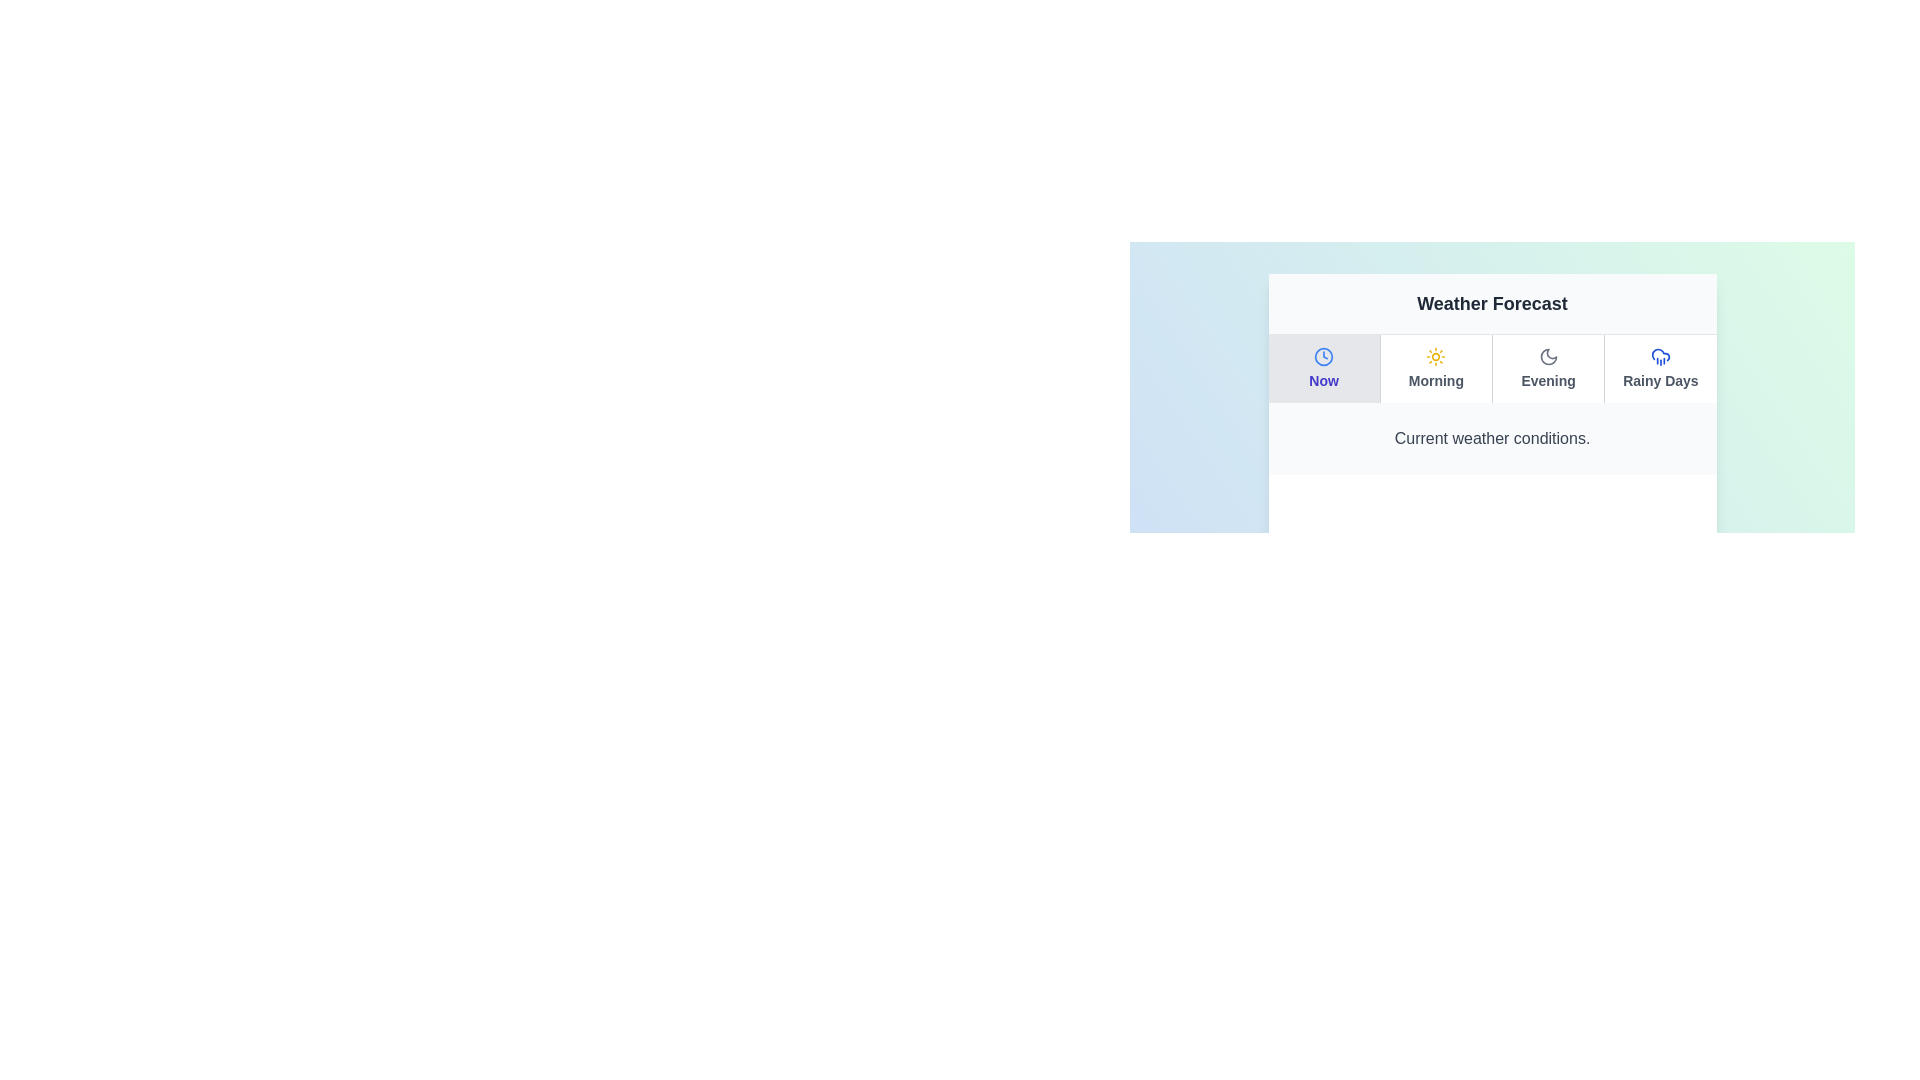 The width and height of the screenshot is (1920, 1080). I want to click on the static text block that indicates the present weather conditions, located beneath the tabs labeled 'Now,' 'Morning,' 'Evening,' and 'Rainy Days.', so click(1492, 438).